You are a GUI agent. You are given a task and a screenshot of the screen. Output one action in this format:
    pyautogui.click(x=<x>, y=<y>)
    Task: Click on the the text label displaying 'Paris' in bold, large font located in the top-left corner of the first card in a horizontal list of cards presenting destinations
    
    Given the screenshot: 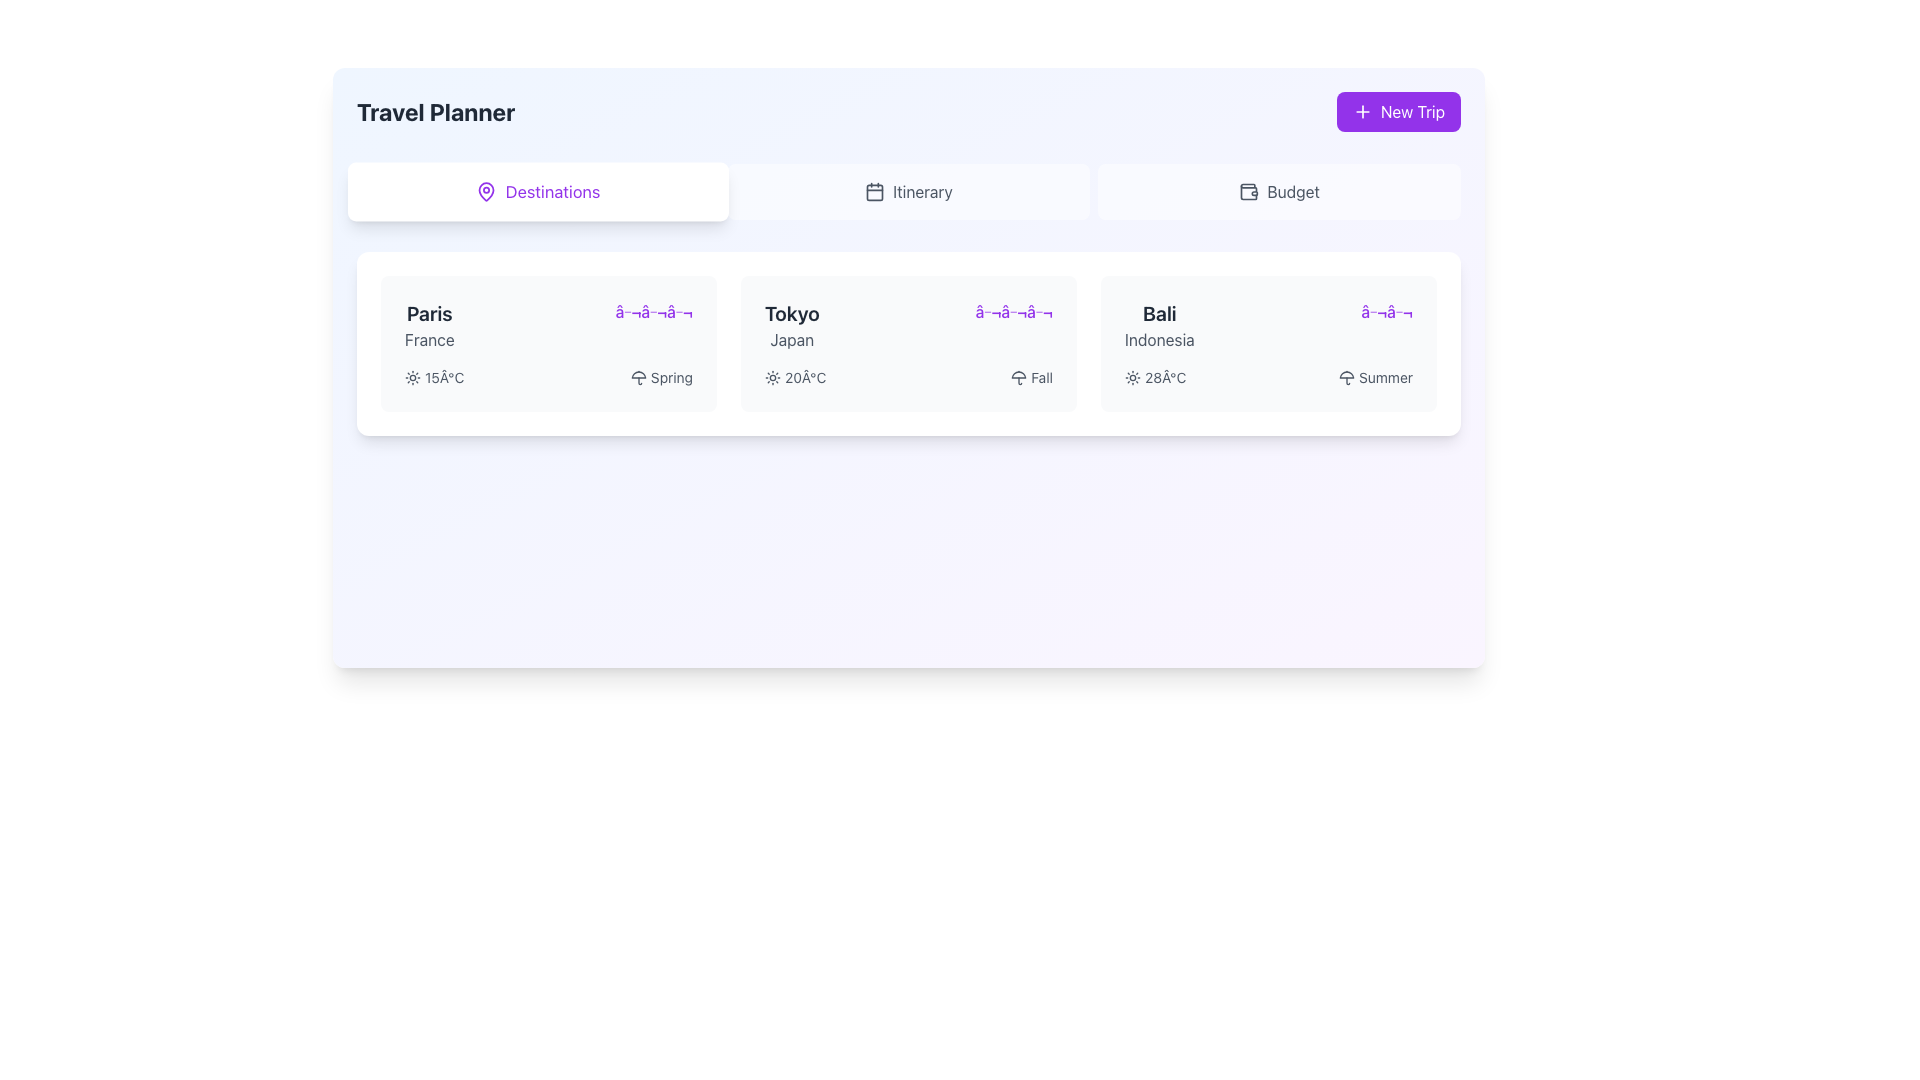 What is the action you would take?
    pyautogui.click(x=428, y=313)
    